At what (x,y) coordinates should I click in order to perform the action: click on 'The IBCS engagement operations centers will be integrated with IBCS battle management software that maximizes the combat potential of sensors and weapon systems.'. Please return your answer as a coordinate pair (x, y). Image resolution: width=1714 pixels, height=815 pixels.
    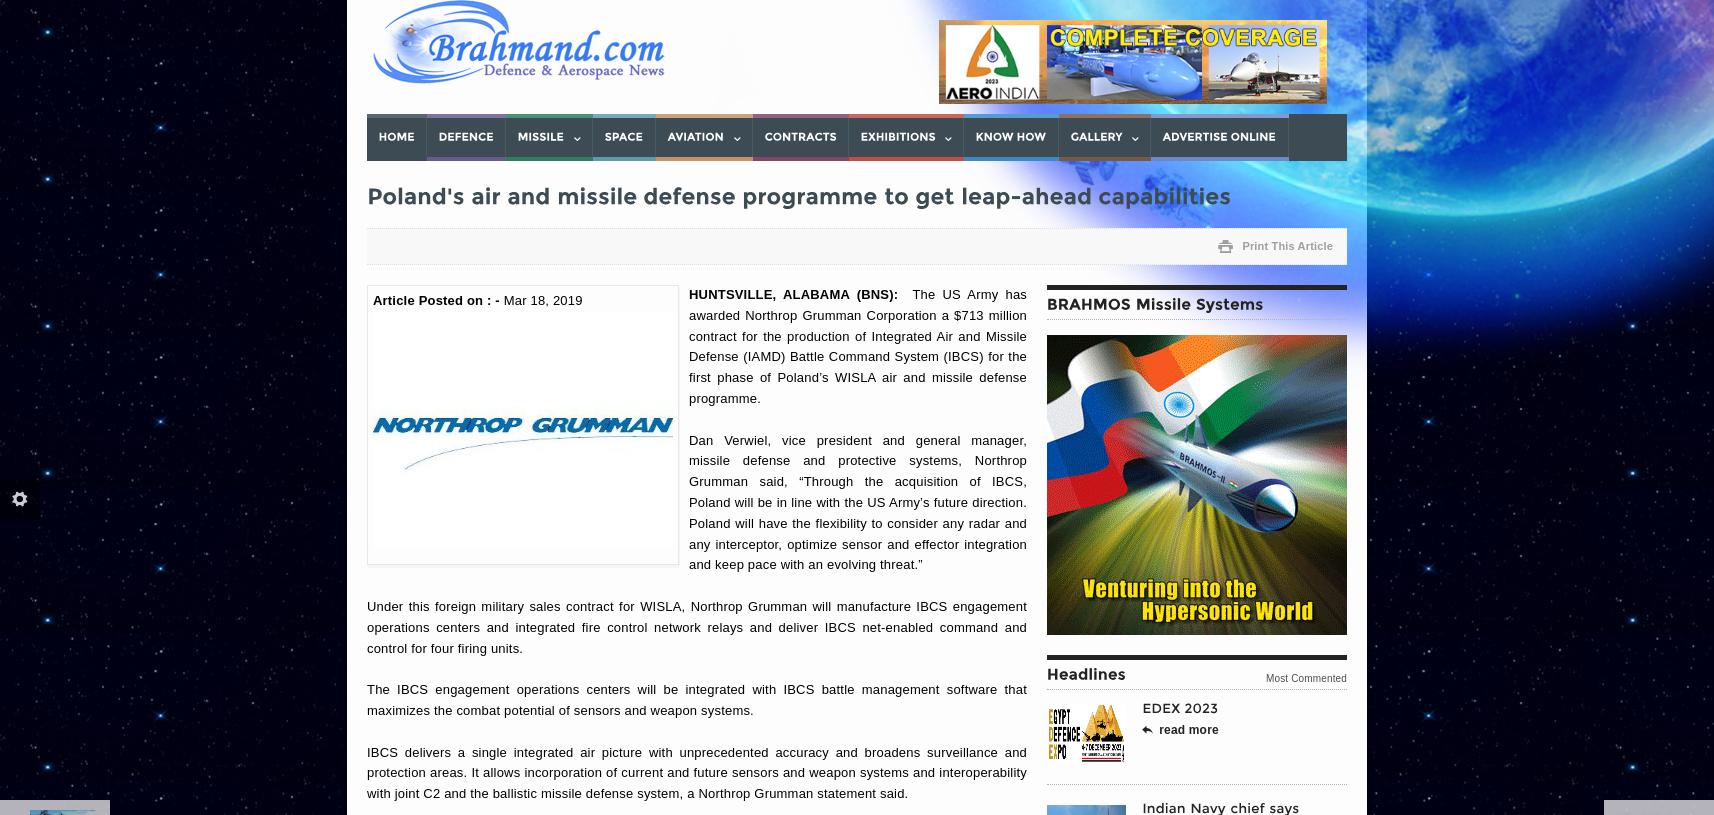
    Looking at the image, I should click on (696, 699).